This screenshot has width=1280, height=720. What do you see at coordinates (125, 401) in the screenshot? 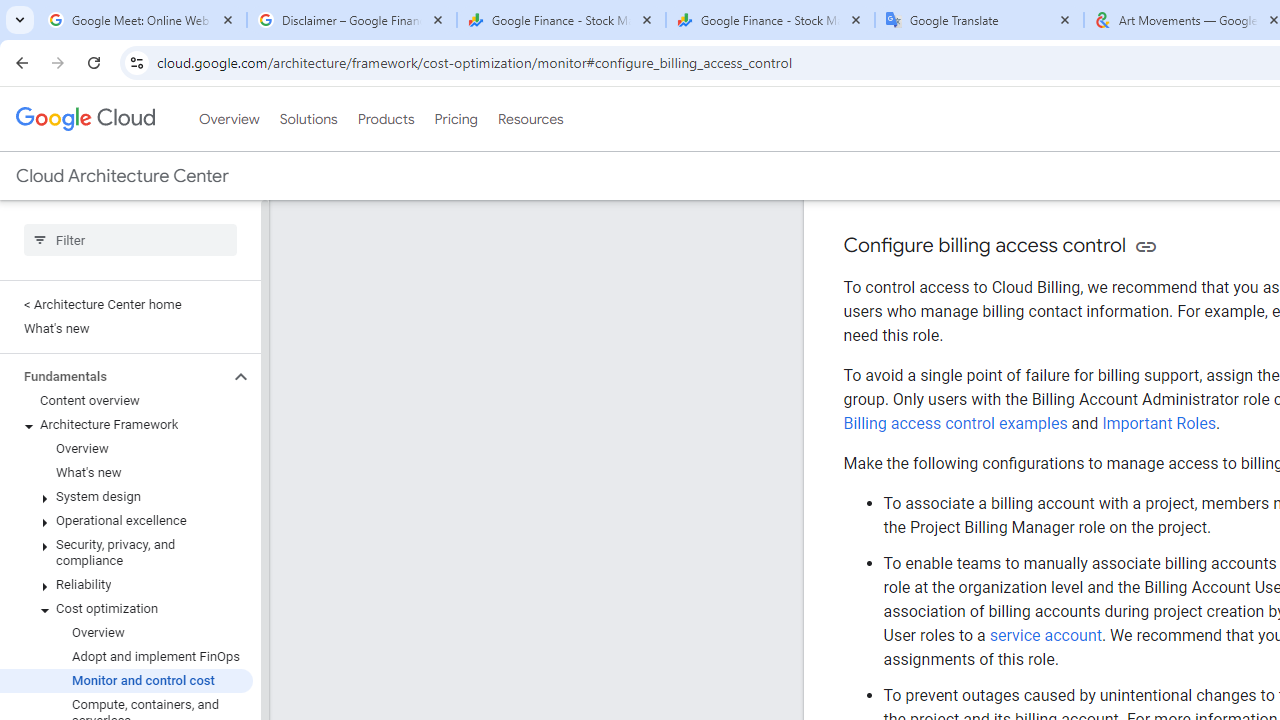
I see `'Content overview'` at bounding box center [125, 401].